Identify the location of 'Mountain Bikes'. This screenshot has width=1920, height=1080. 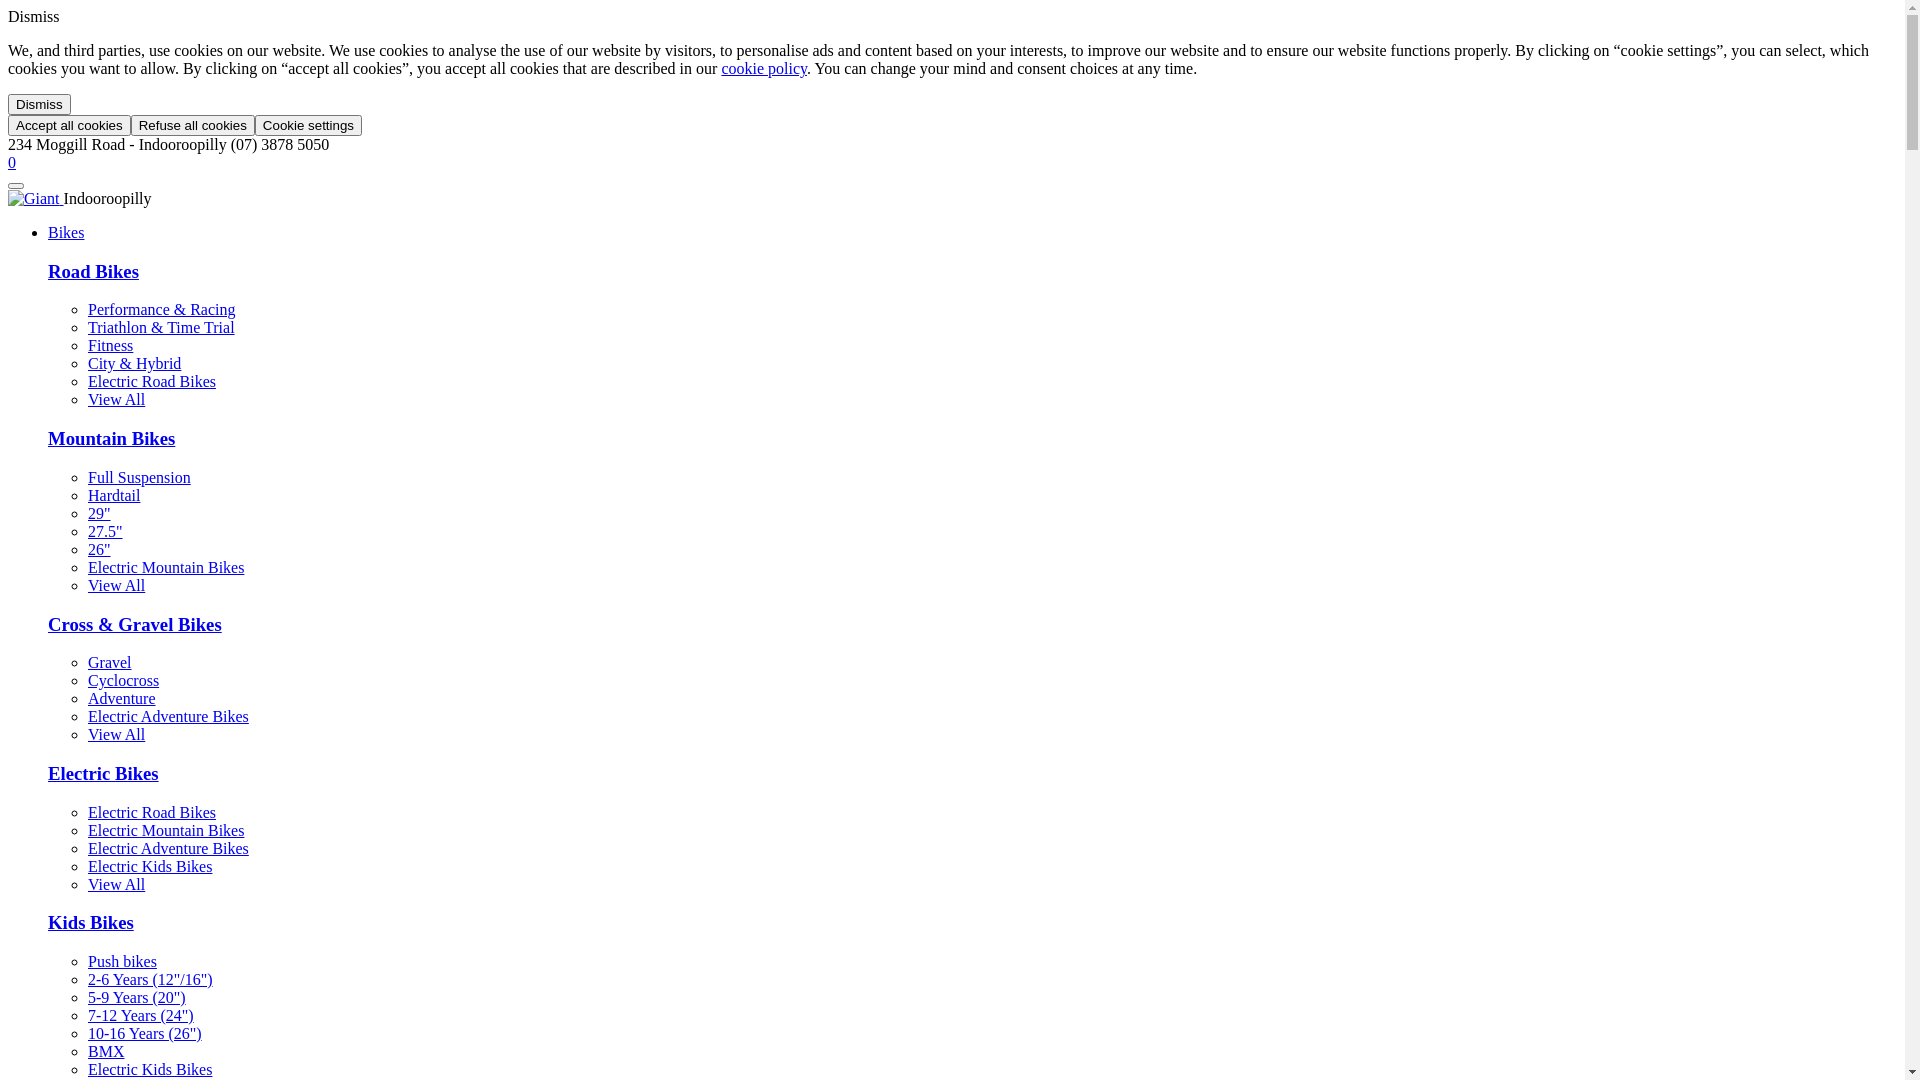
(110, 437).